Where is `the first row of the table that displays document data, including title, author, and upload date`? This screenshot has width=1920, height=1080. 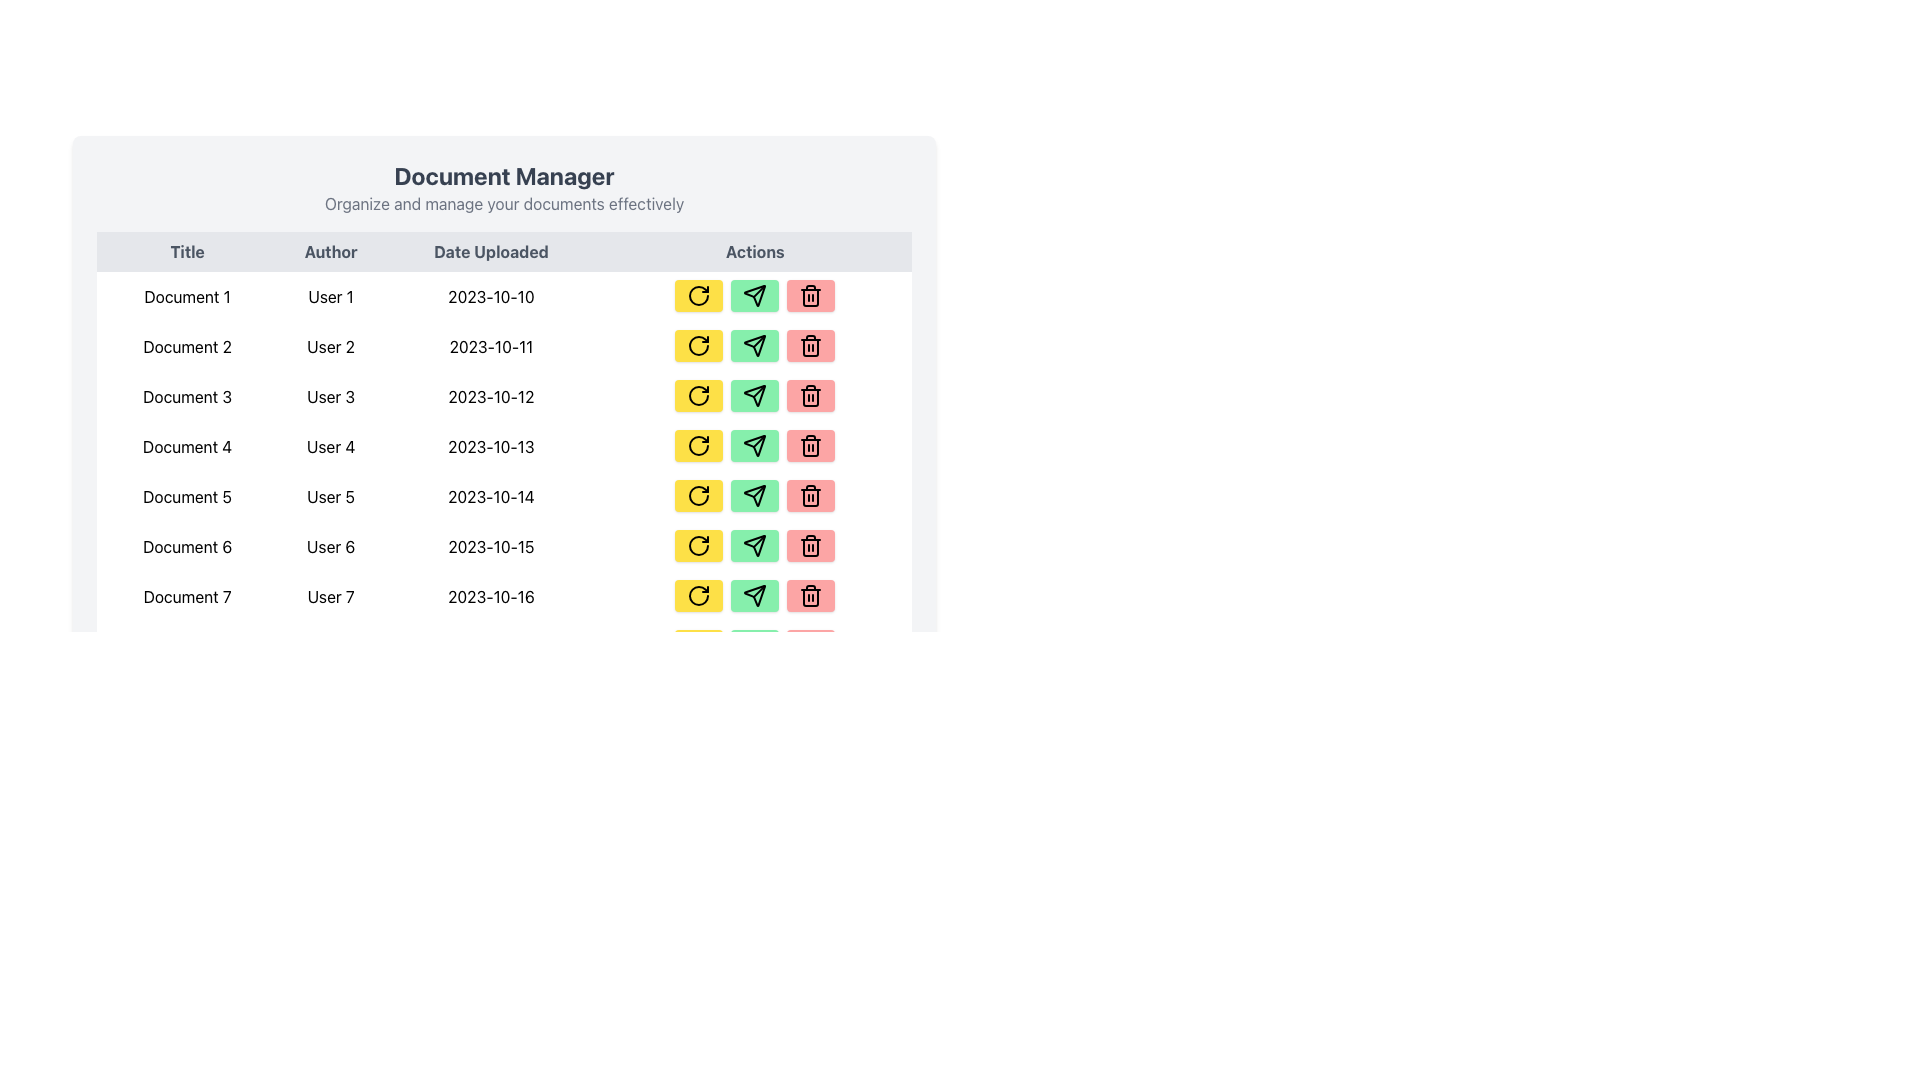
the first row of the table that displays document data, including title, author, and upload date is located at coordinates (504, 297).